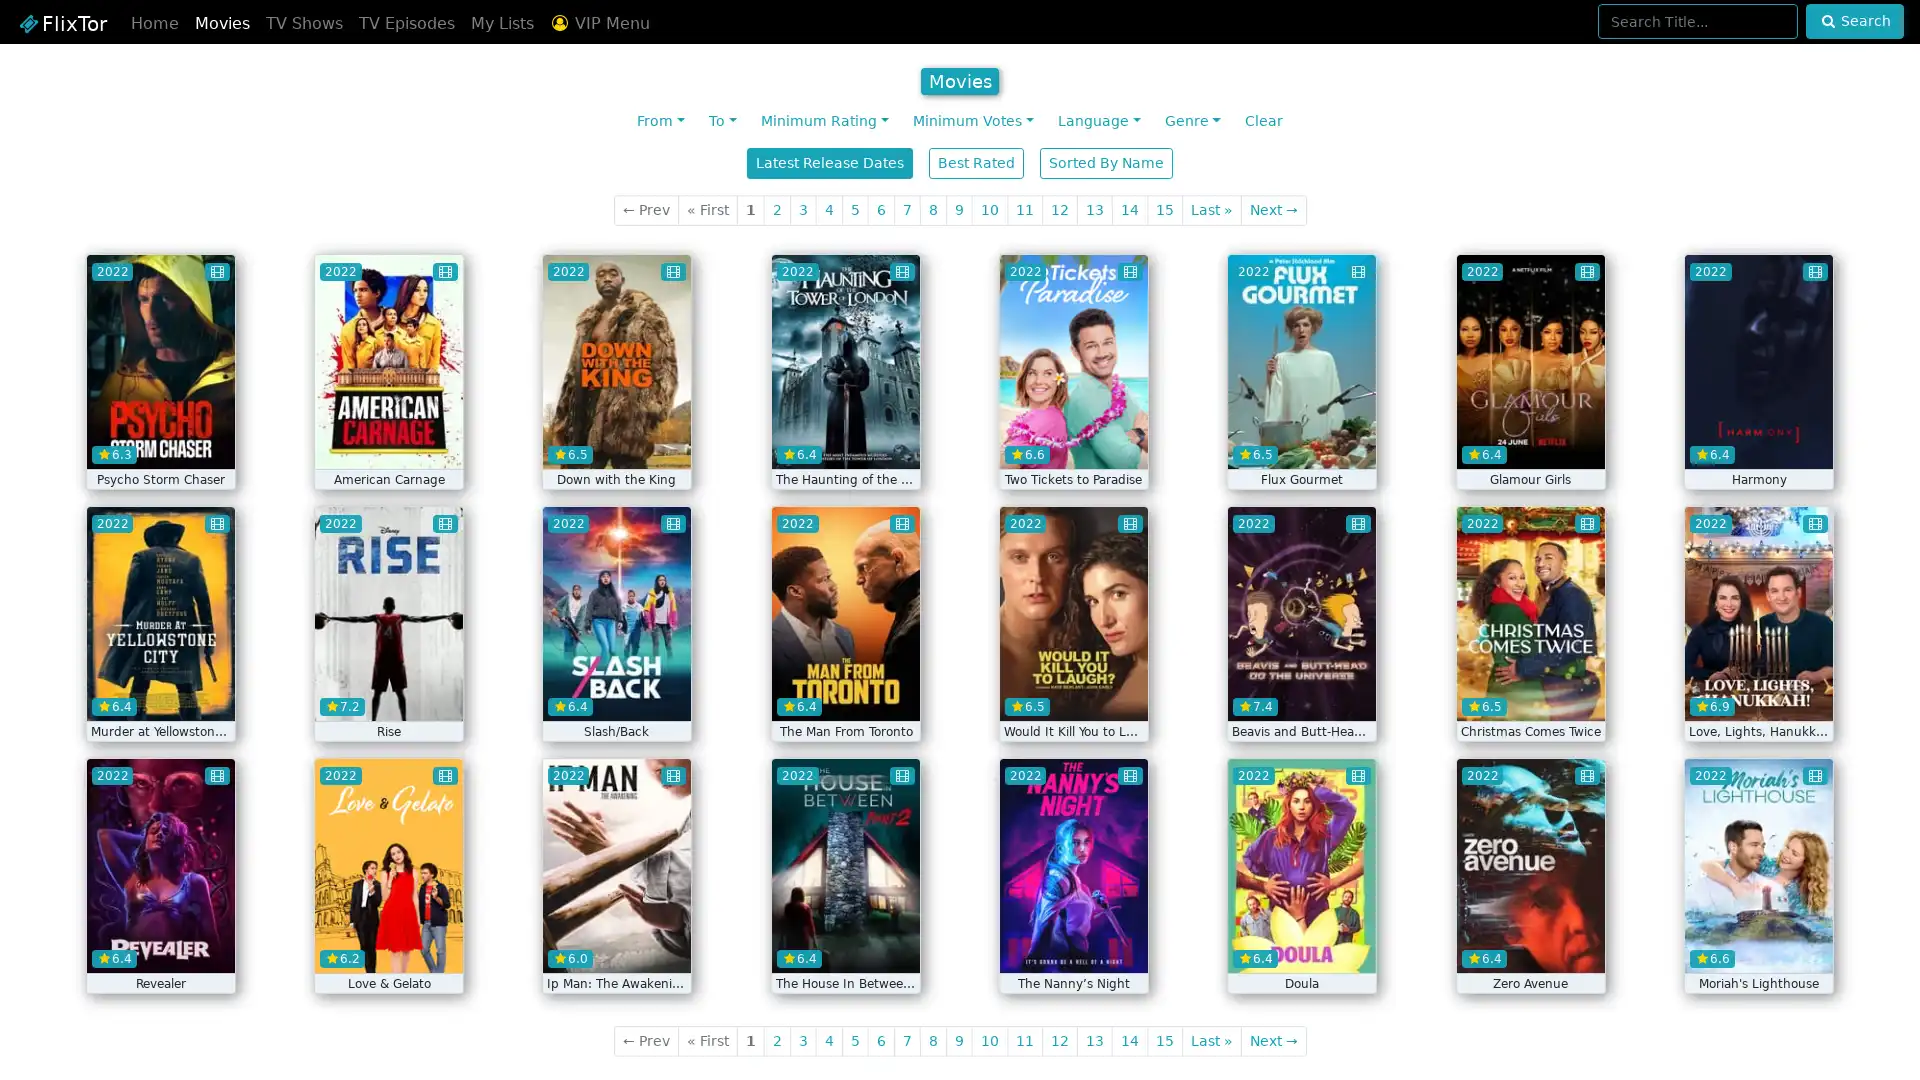 The width and height of the screenshot is (1920, 1080). What do you see at coordinates (158, 944) in the screenshot?
I see `Watch Now` at bounding box center [158, 944].